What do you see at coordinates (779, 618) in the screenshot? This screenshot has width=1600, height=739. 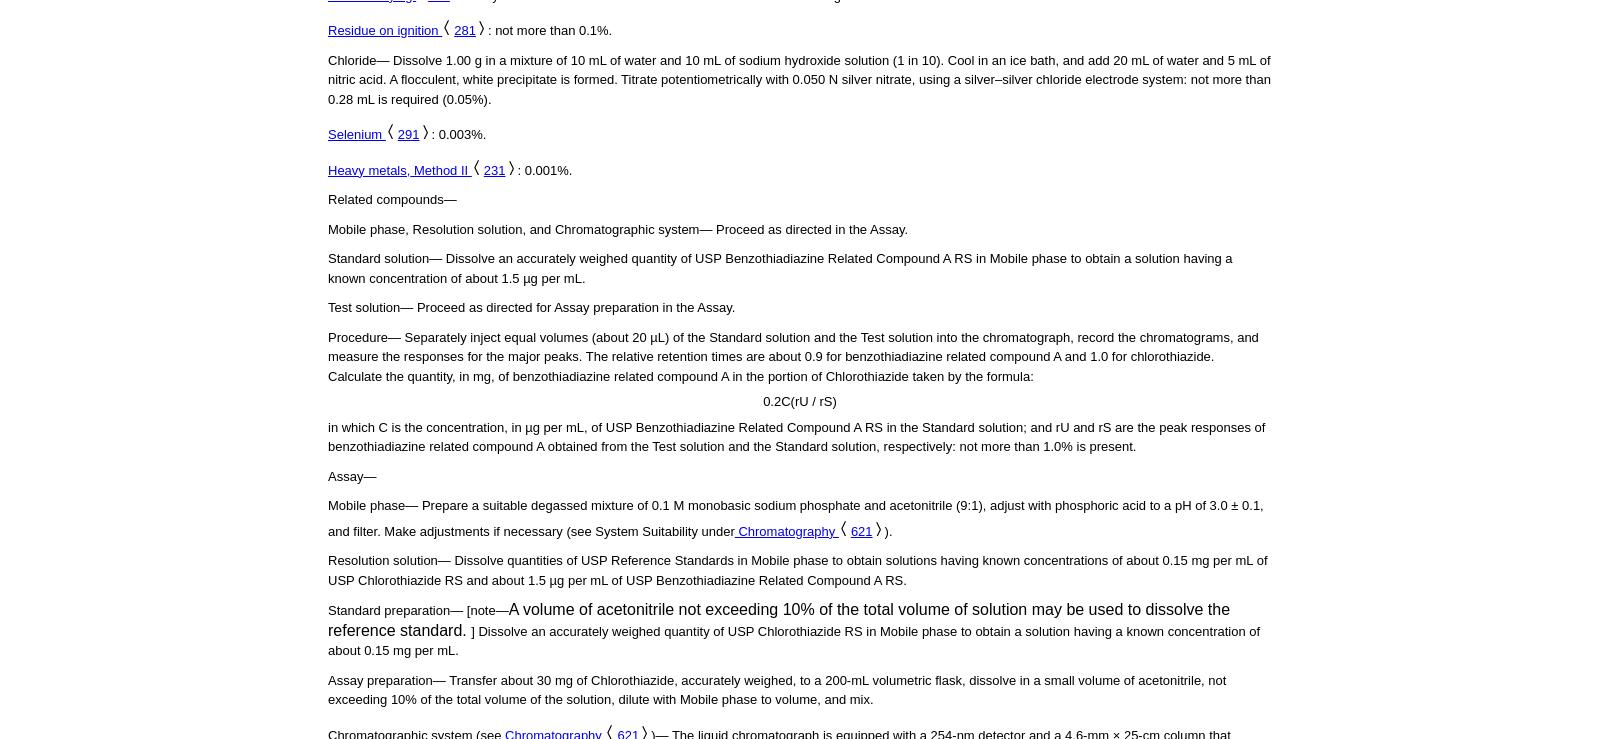 I see `'A volume of acetonitrile not exceeding 10% of the total volume of solution may be used to dissolve the reference standard.'` at bounding box center [779, 618].